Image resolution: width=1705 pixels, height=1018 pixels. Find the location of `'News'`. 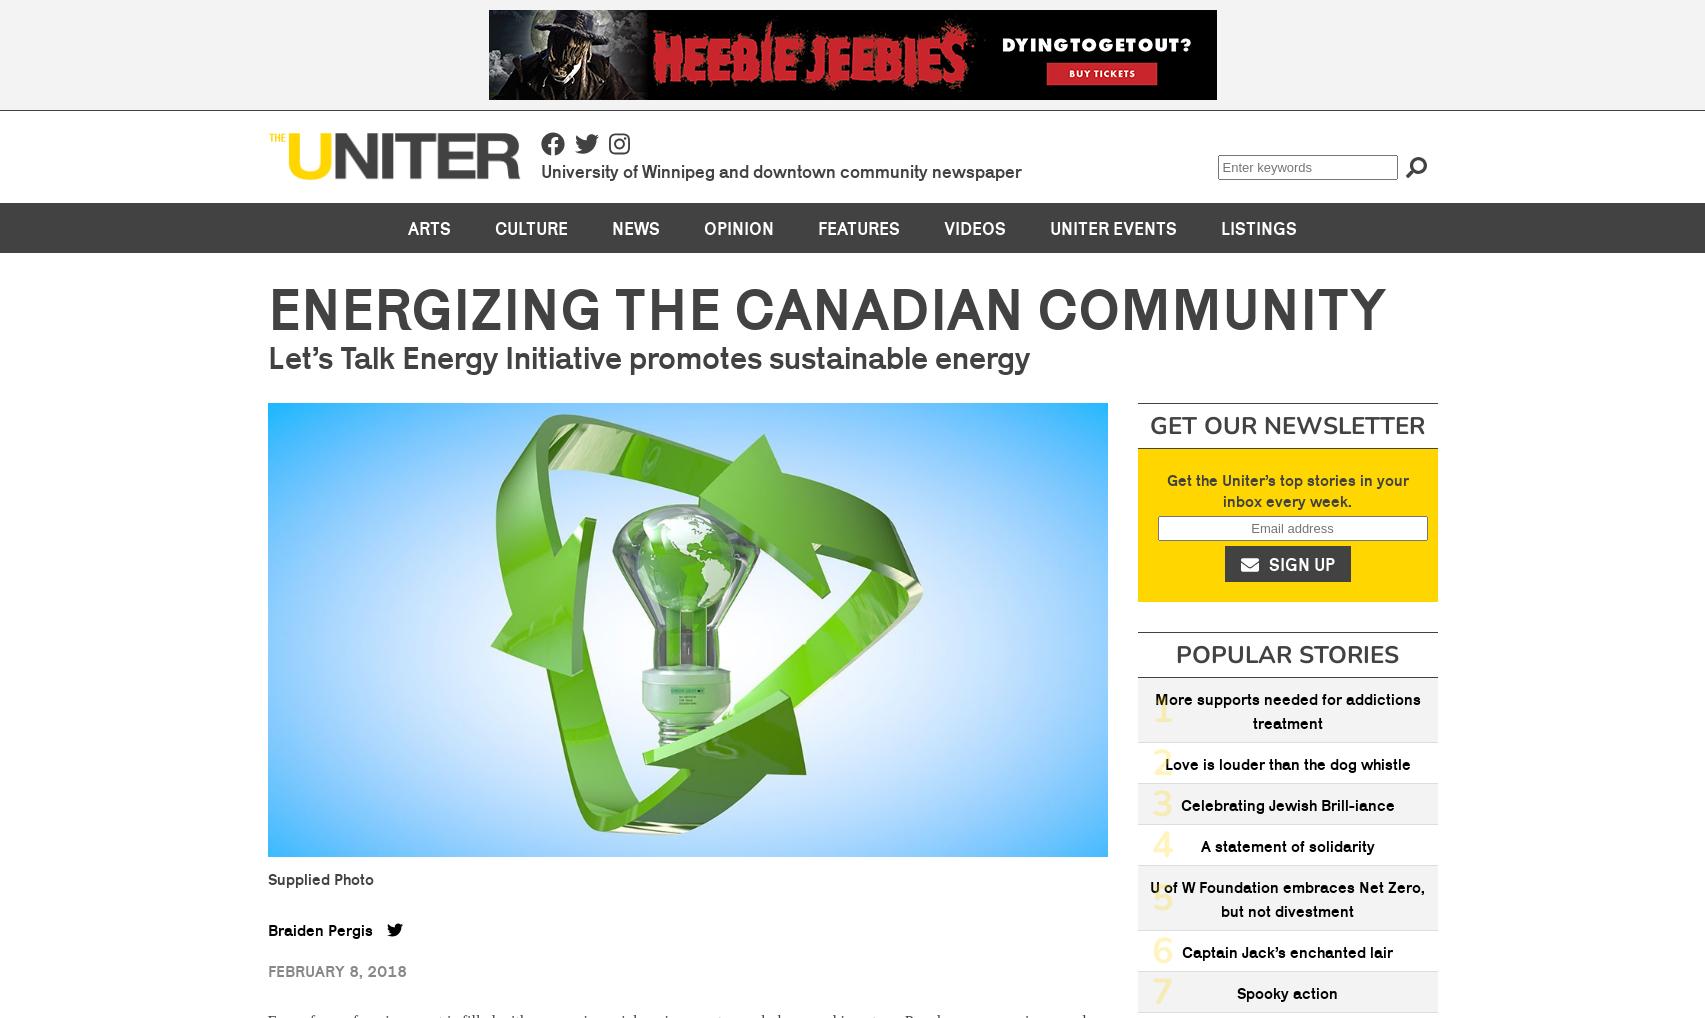

'News' is located at coordinates (635, 226).